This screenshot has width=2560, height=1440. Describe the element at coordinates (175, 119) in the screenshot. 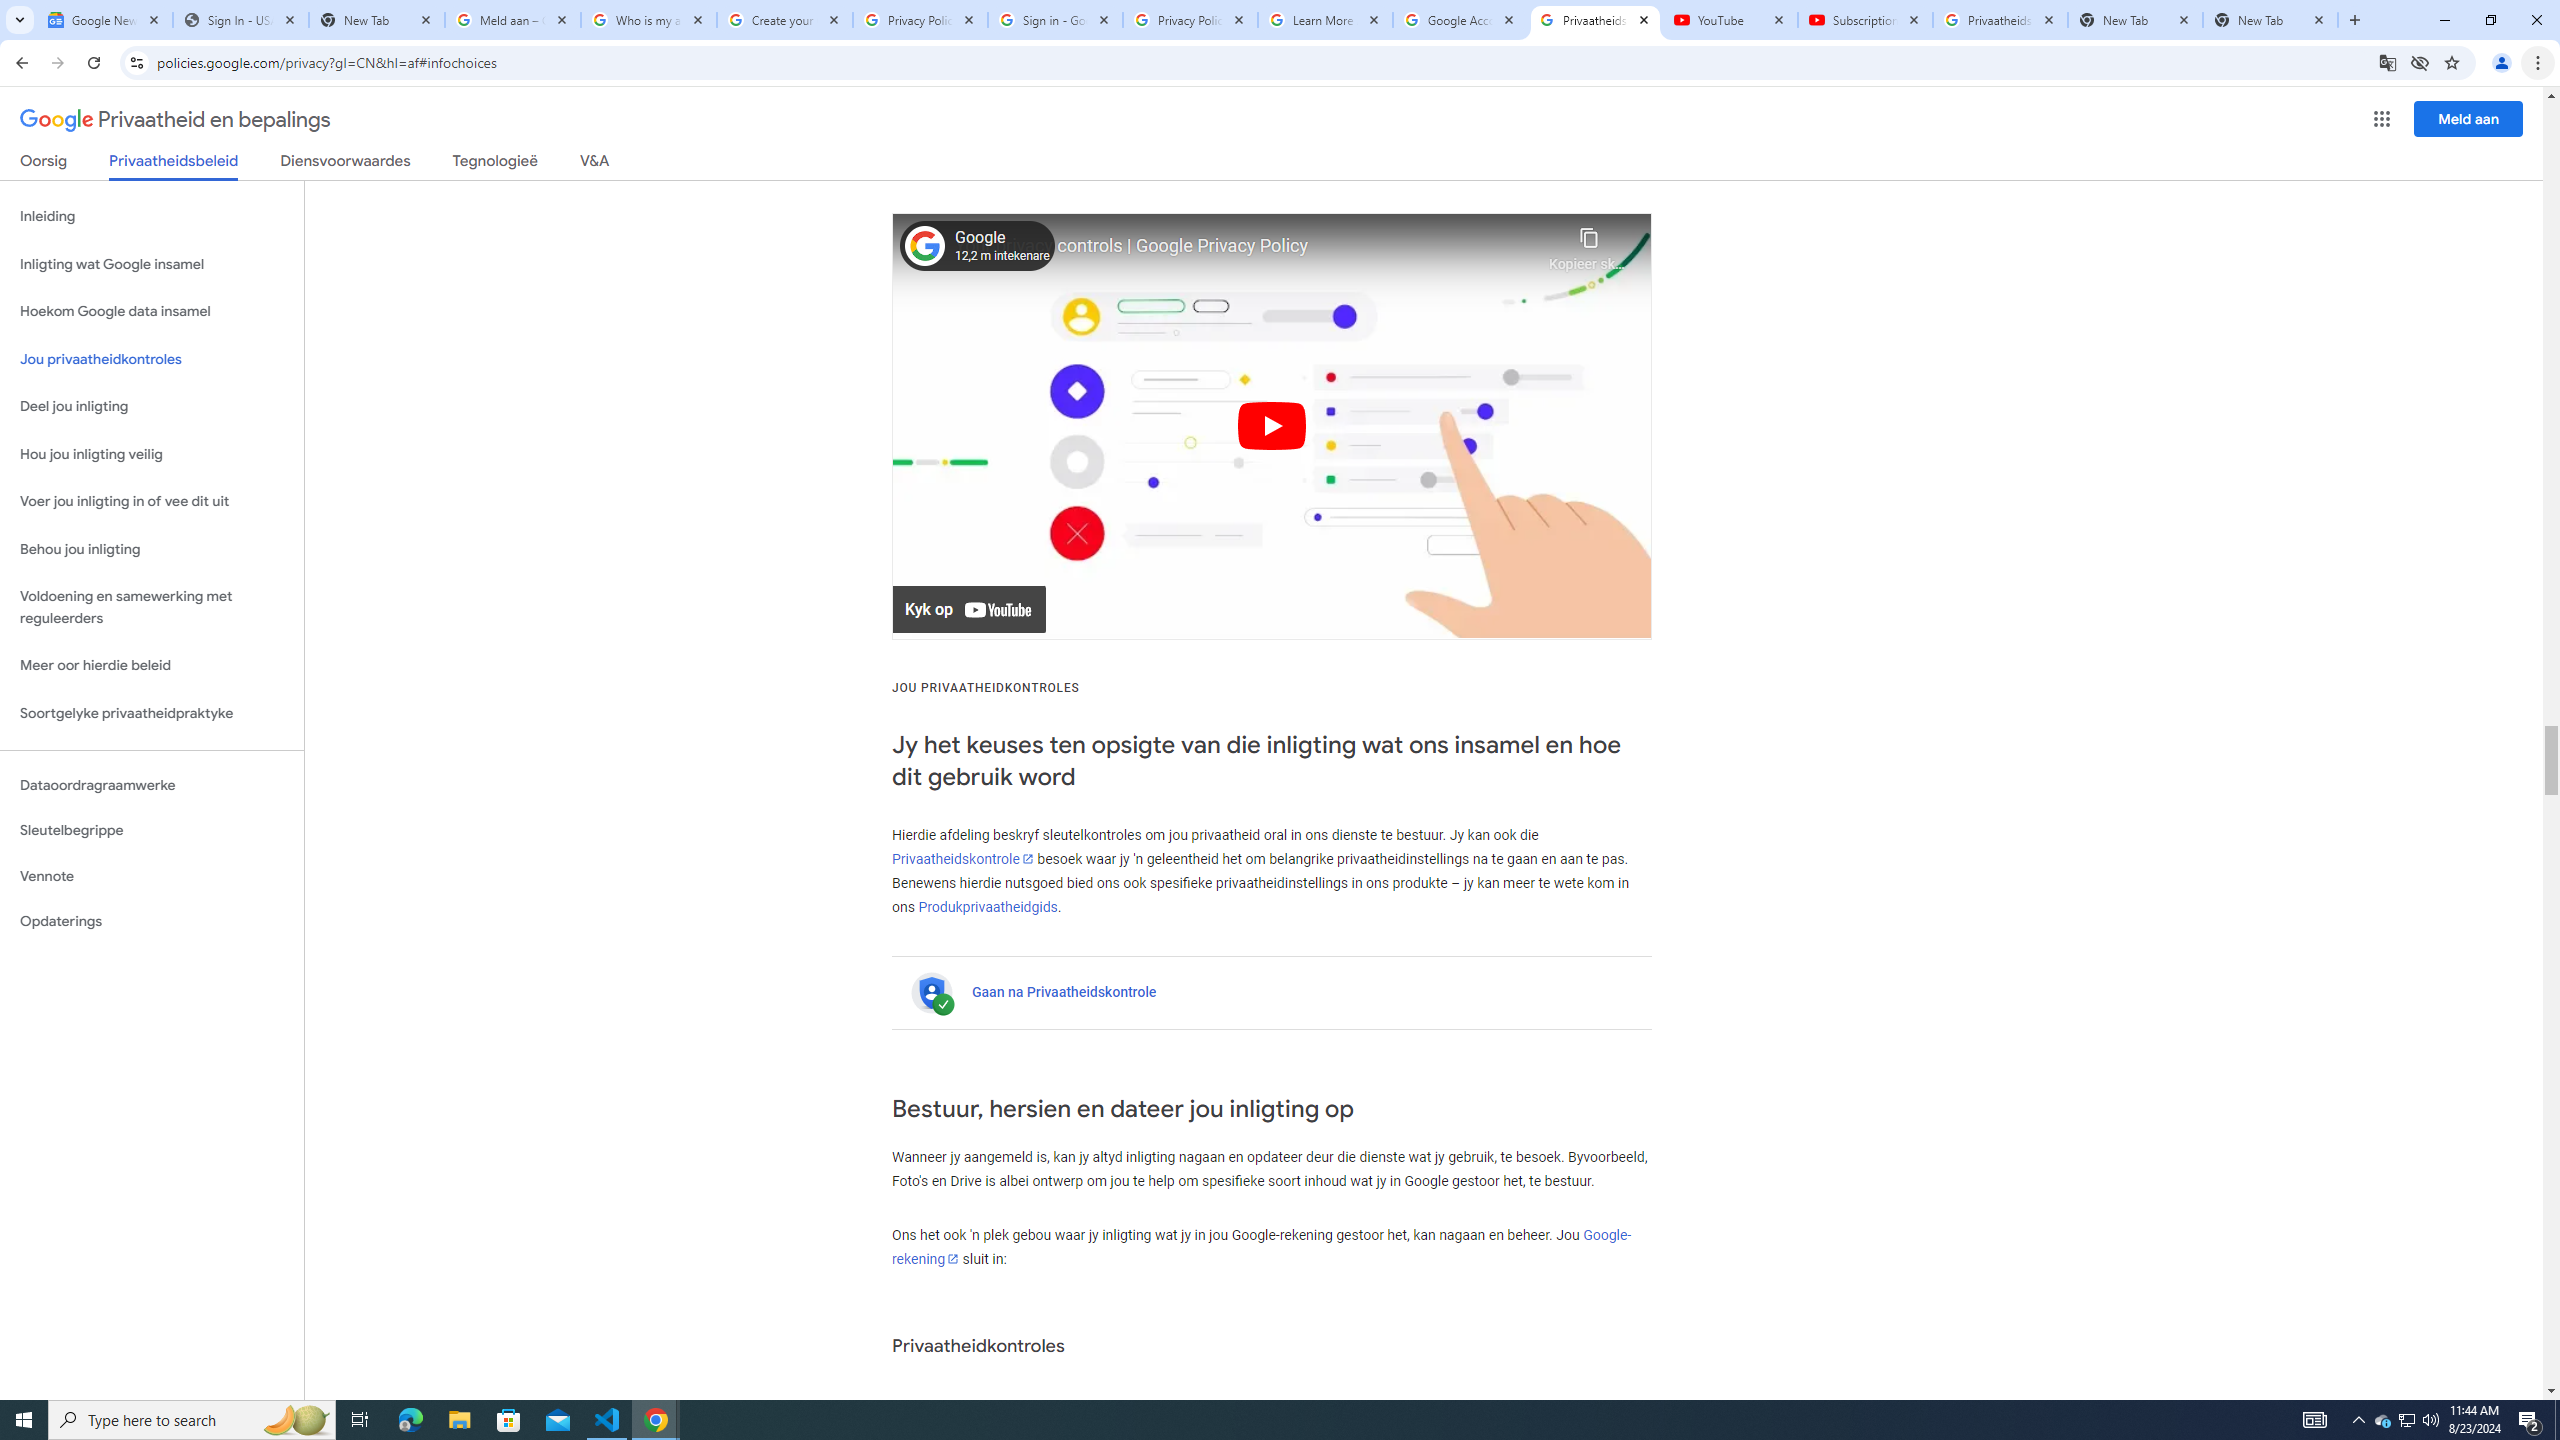

I see `'Privaatheid en bepalings'` at that location.